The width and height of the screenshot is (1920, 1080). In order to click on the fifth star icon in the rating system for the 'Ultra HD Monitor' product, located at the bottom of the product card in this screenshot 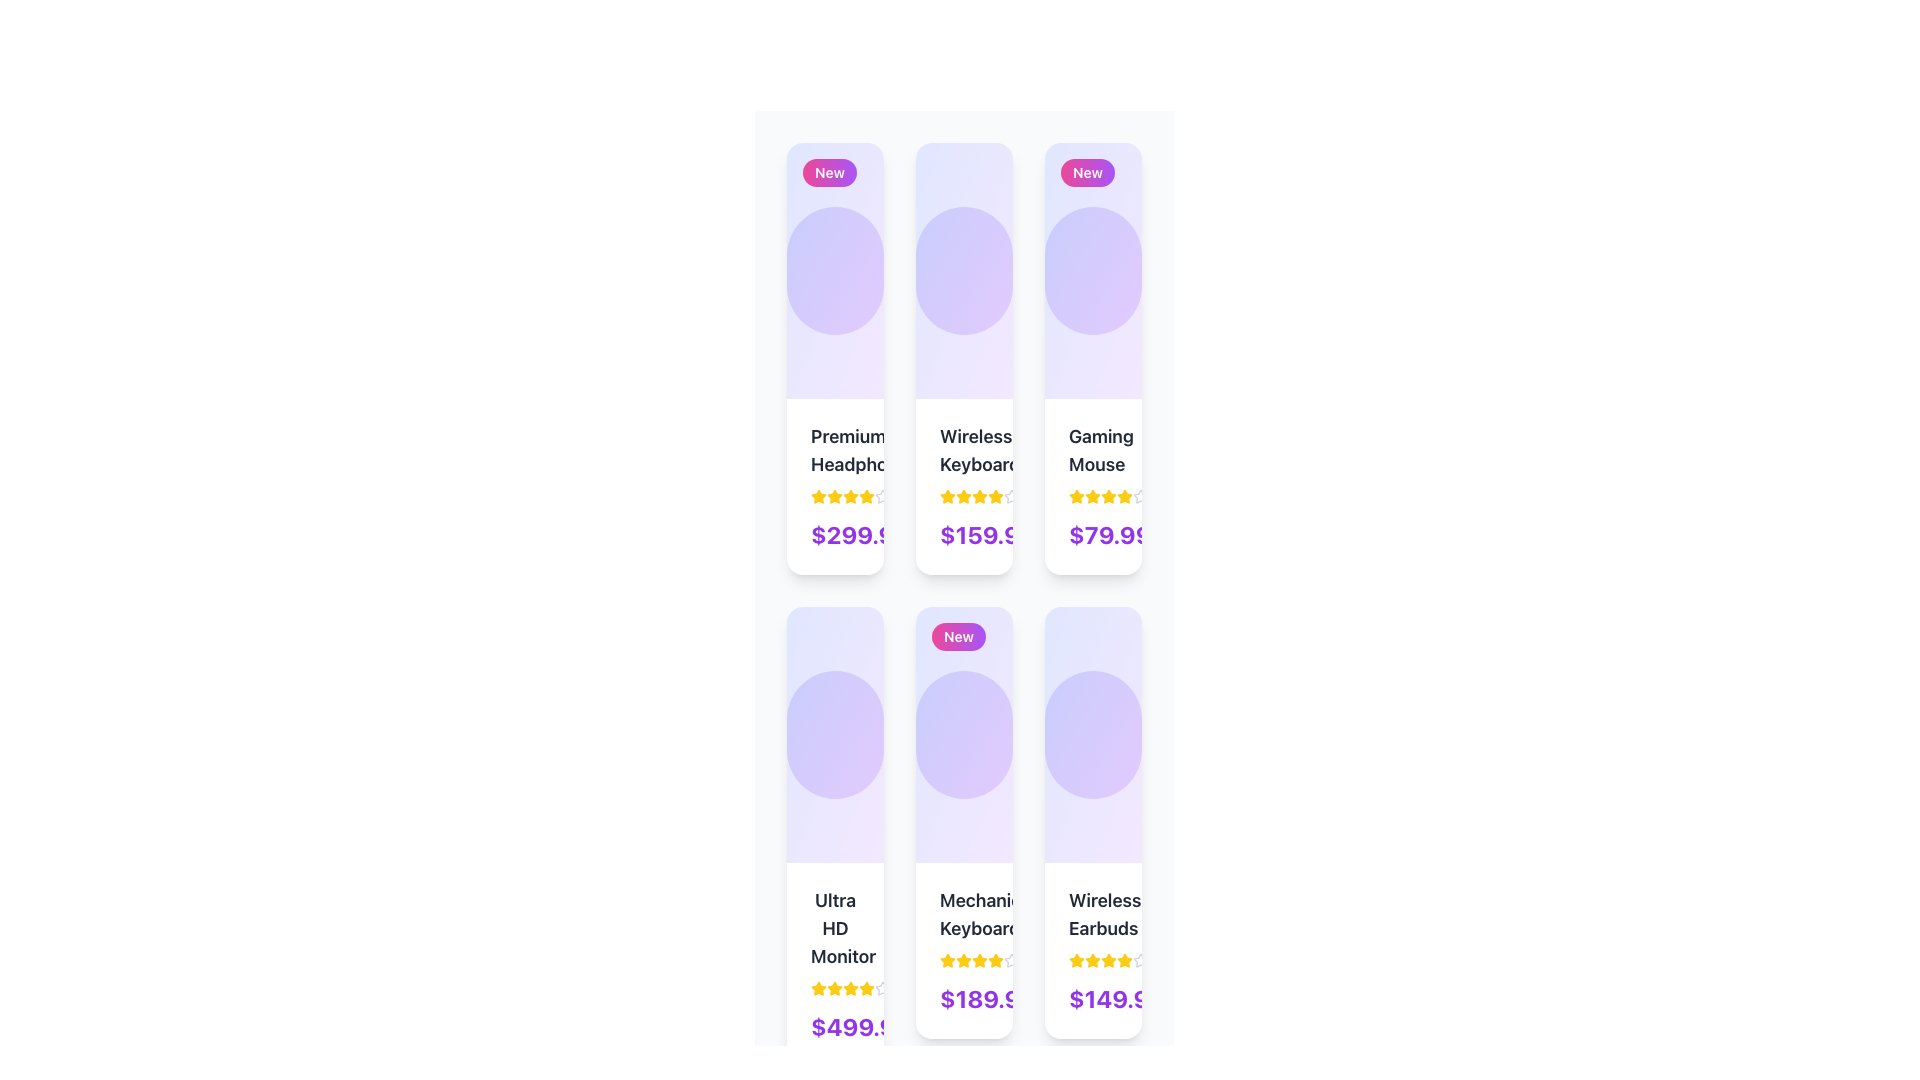, I will do `click(867, 987)`.